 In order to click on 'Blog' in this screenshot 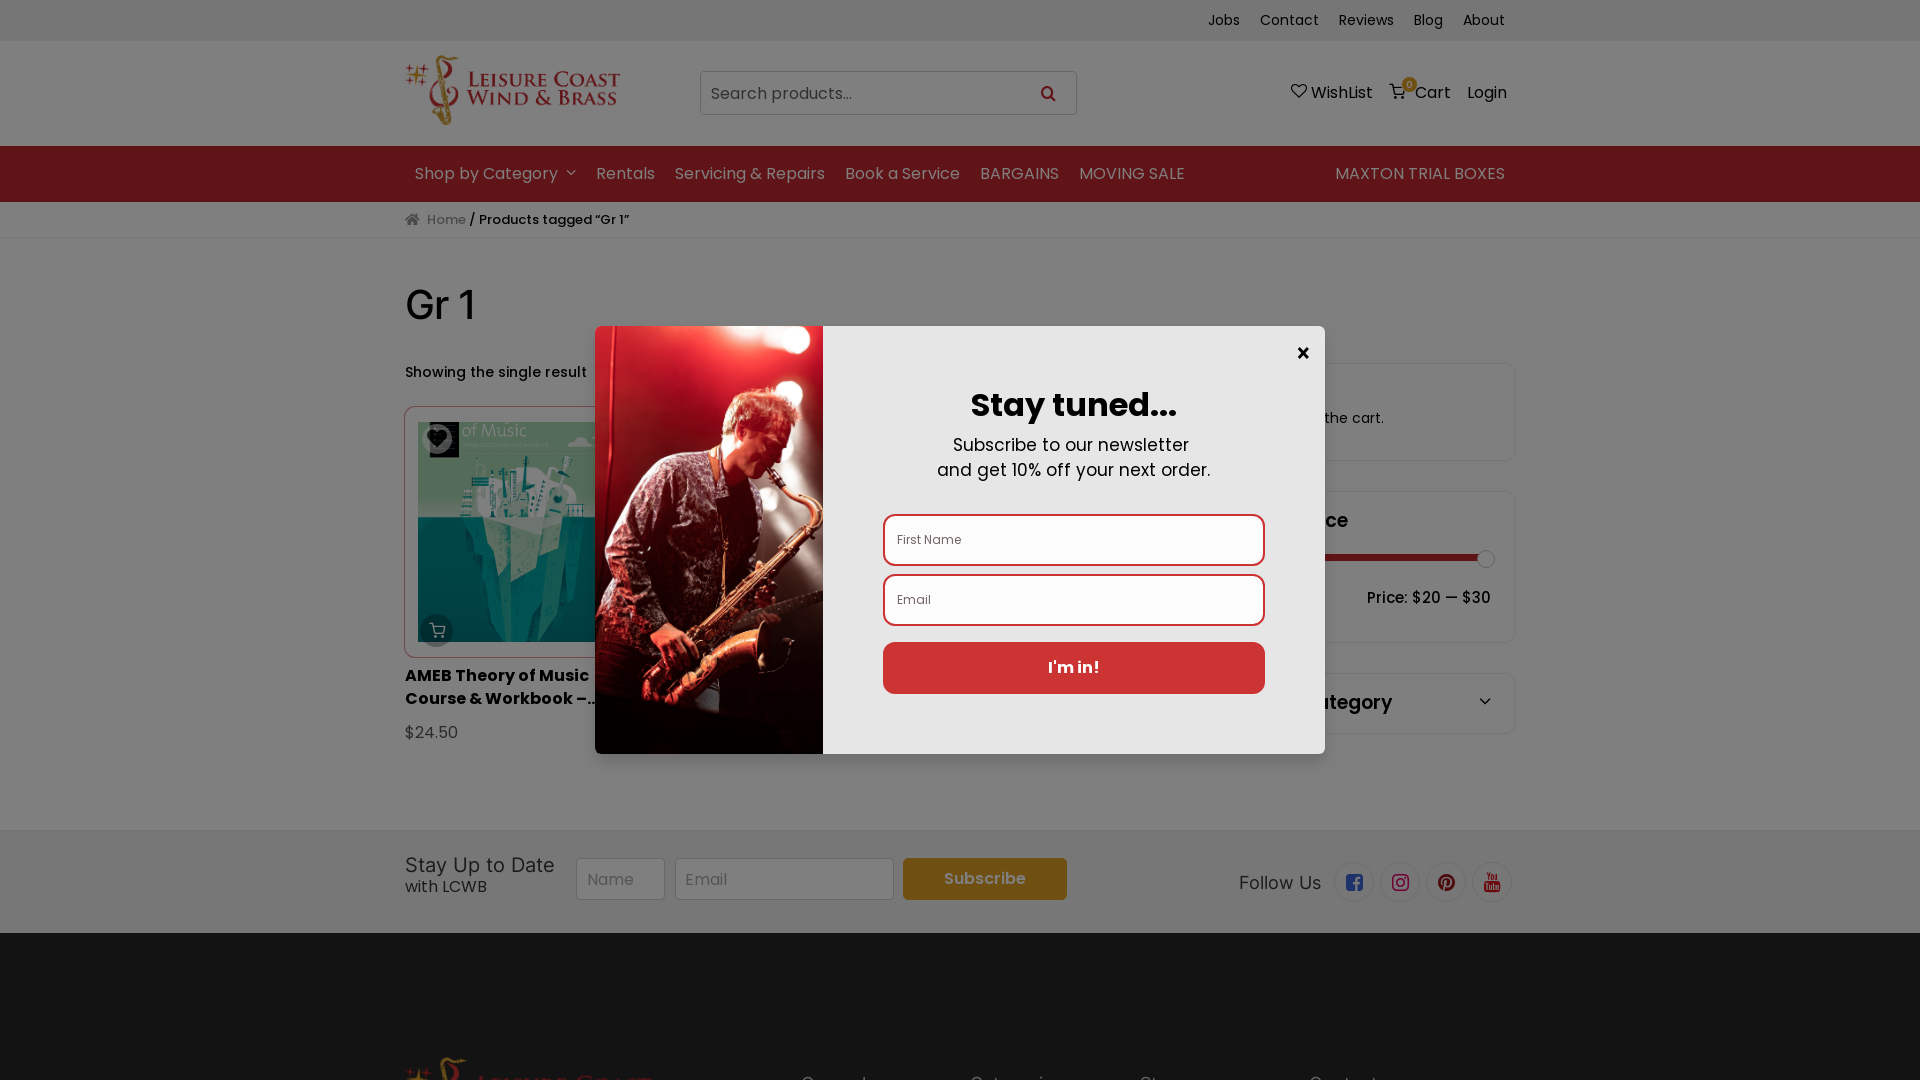, I will do `click(1427, 20)`.